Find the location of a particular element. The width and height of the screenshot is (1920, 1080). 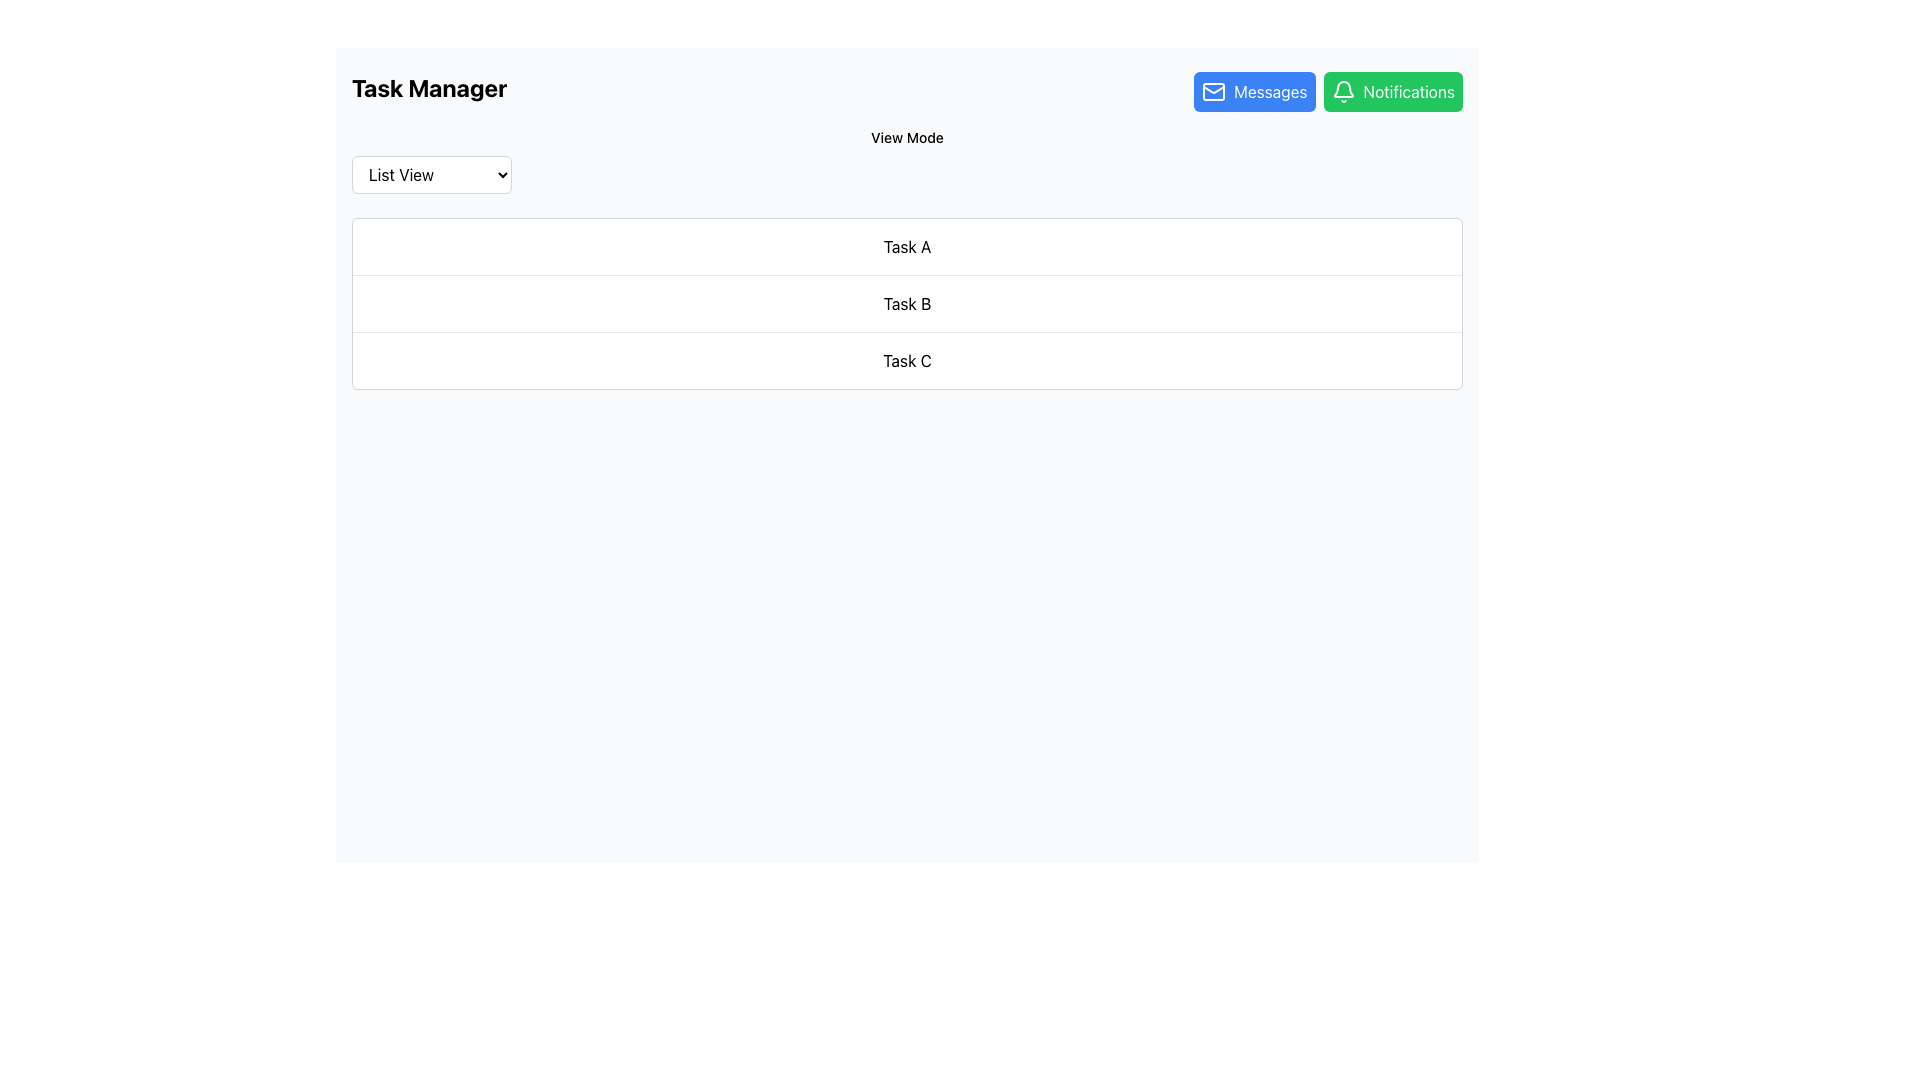

the bold, large text label displaying 'Task Manager' located at the top-left section of the interface is located at coordinates (428, 92).